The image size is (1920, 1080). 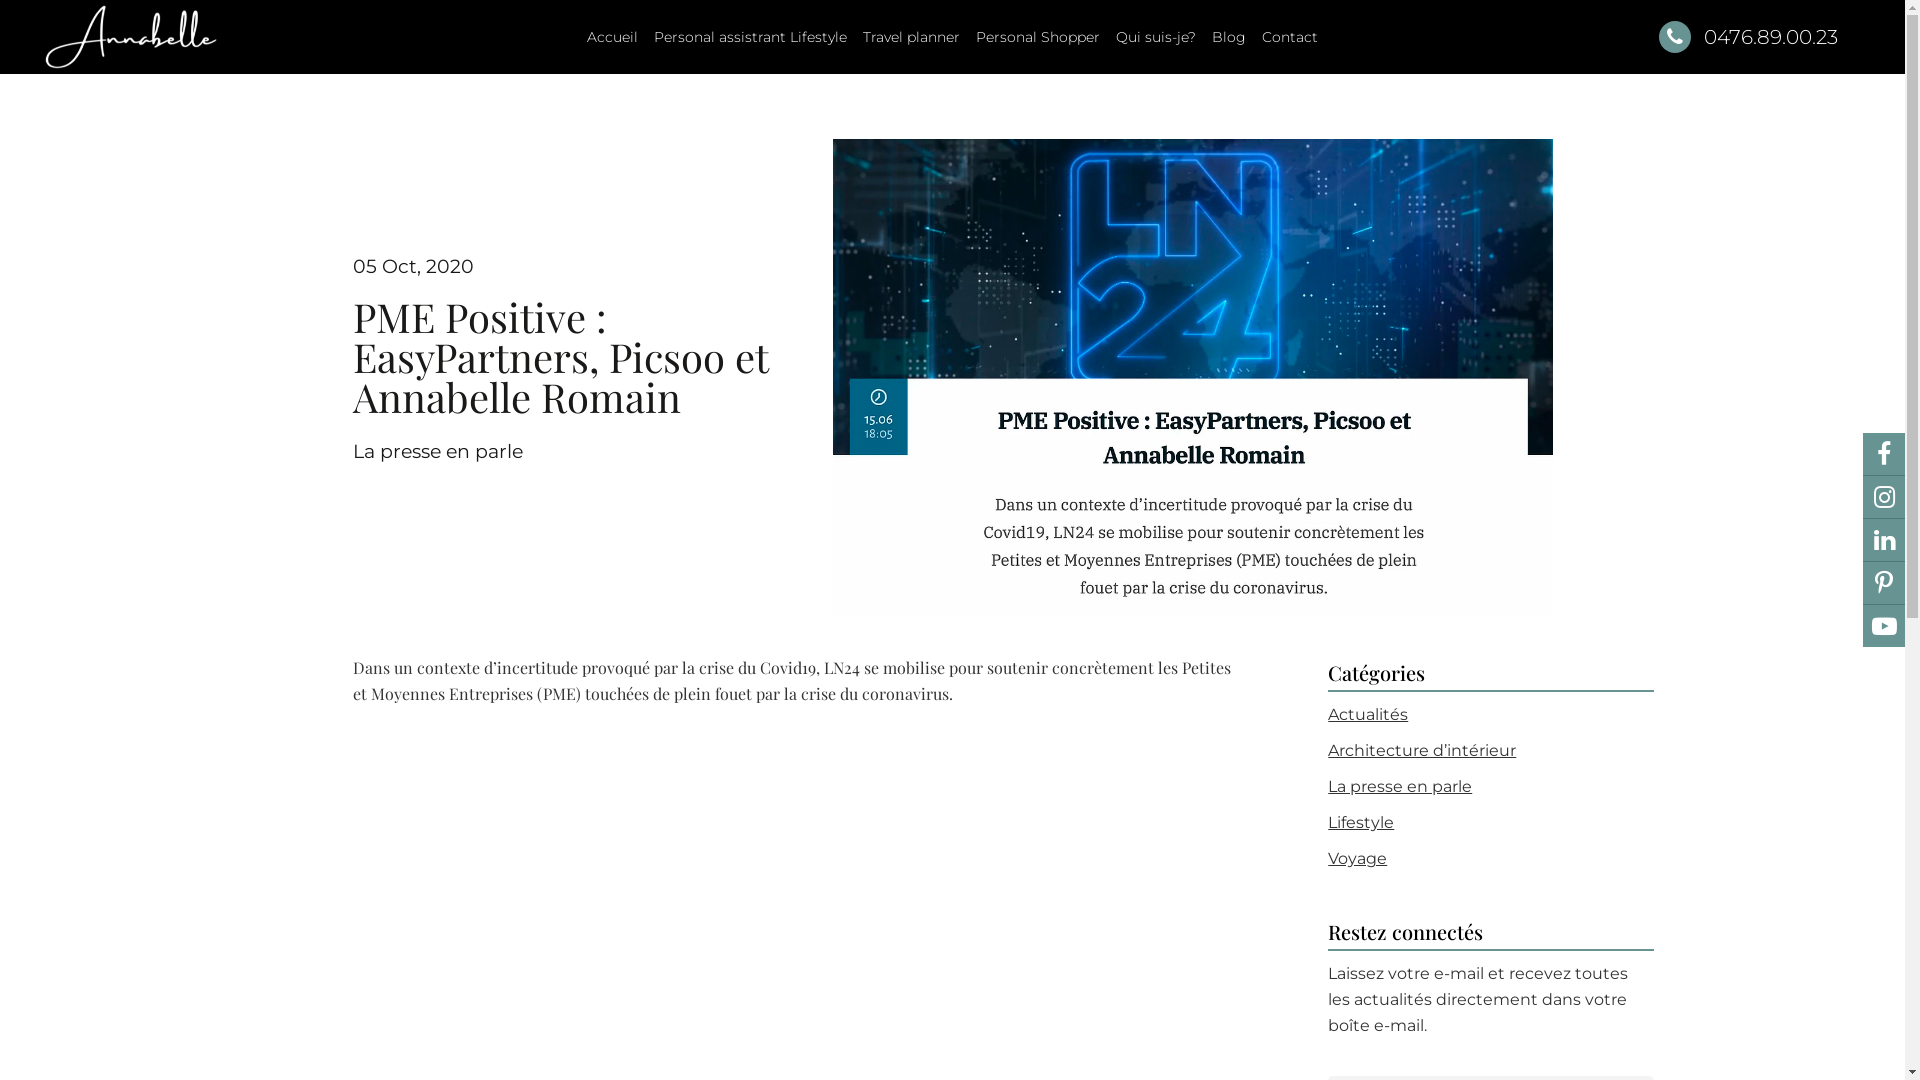 I want to click on 'La presse en parle', so click(x=435, y=451).